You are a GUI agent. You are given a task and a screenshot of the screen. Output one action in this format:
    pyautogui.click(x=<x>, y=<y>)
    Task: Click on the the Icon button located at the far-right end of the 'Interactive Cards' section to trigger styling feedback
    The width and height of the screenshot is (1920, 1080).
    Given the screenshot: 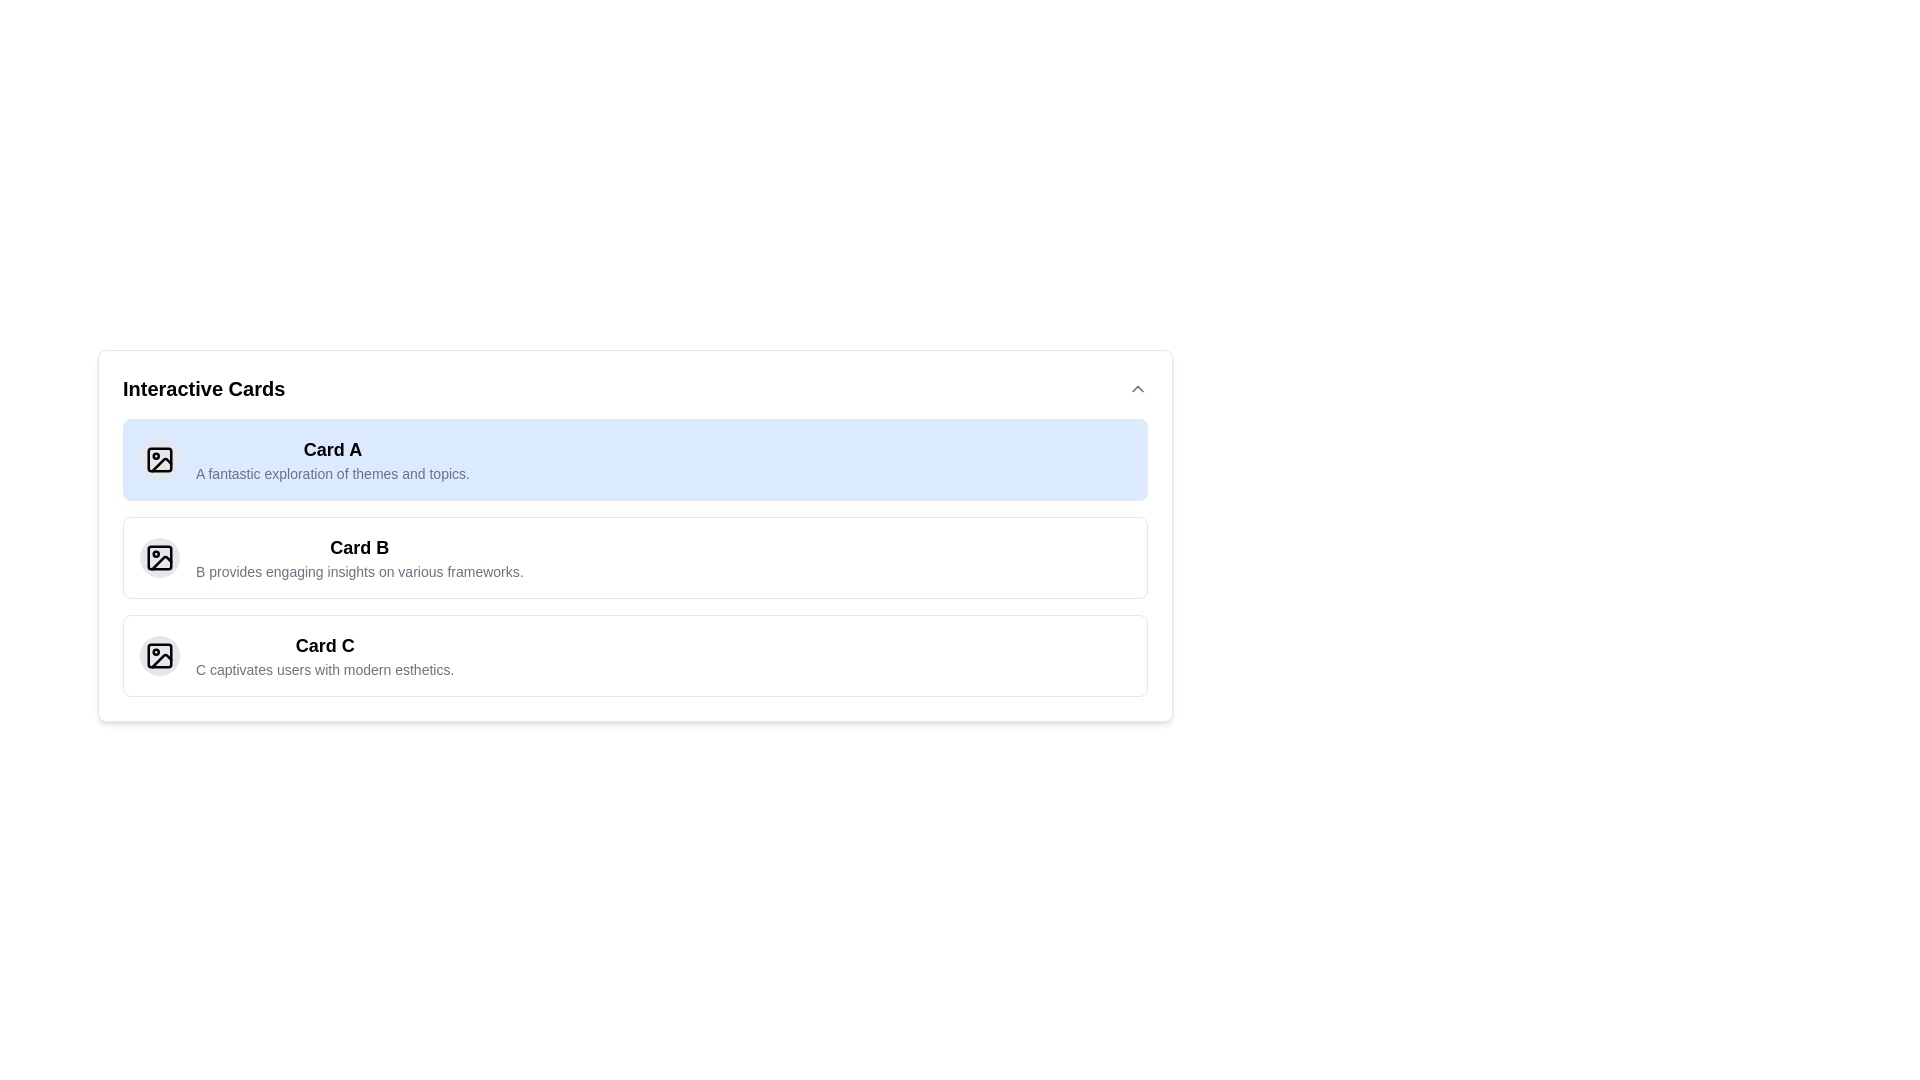 What is the action you would take?
    pyautogui.click(x=1137, y=389)
    